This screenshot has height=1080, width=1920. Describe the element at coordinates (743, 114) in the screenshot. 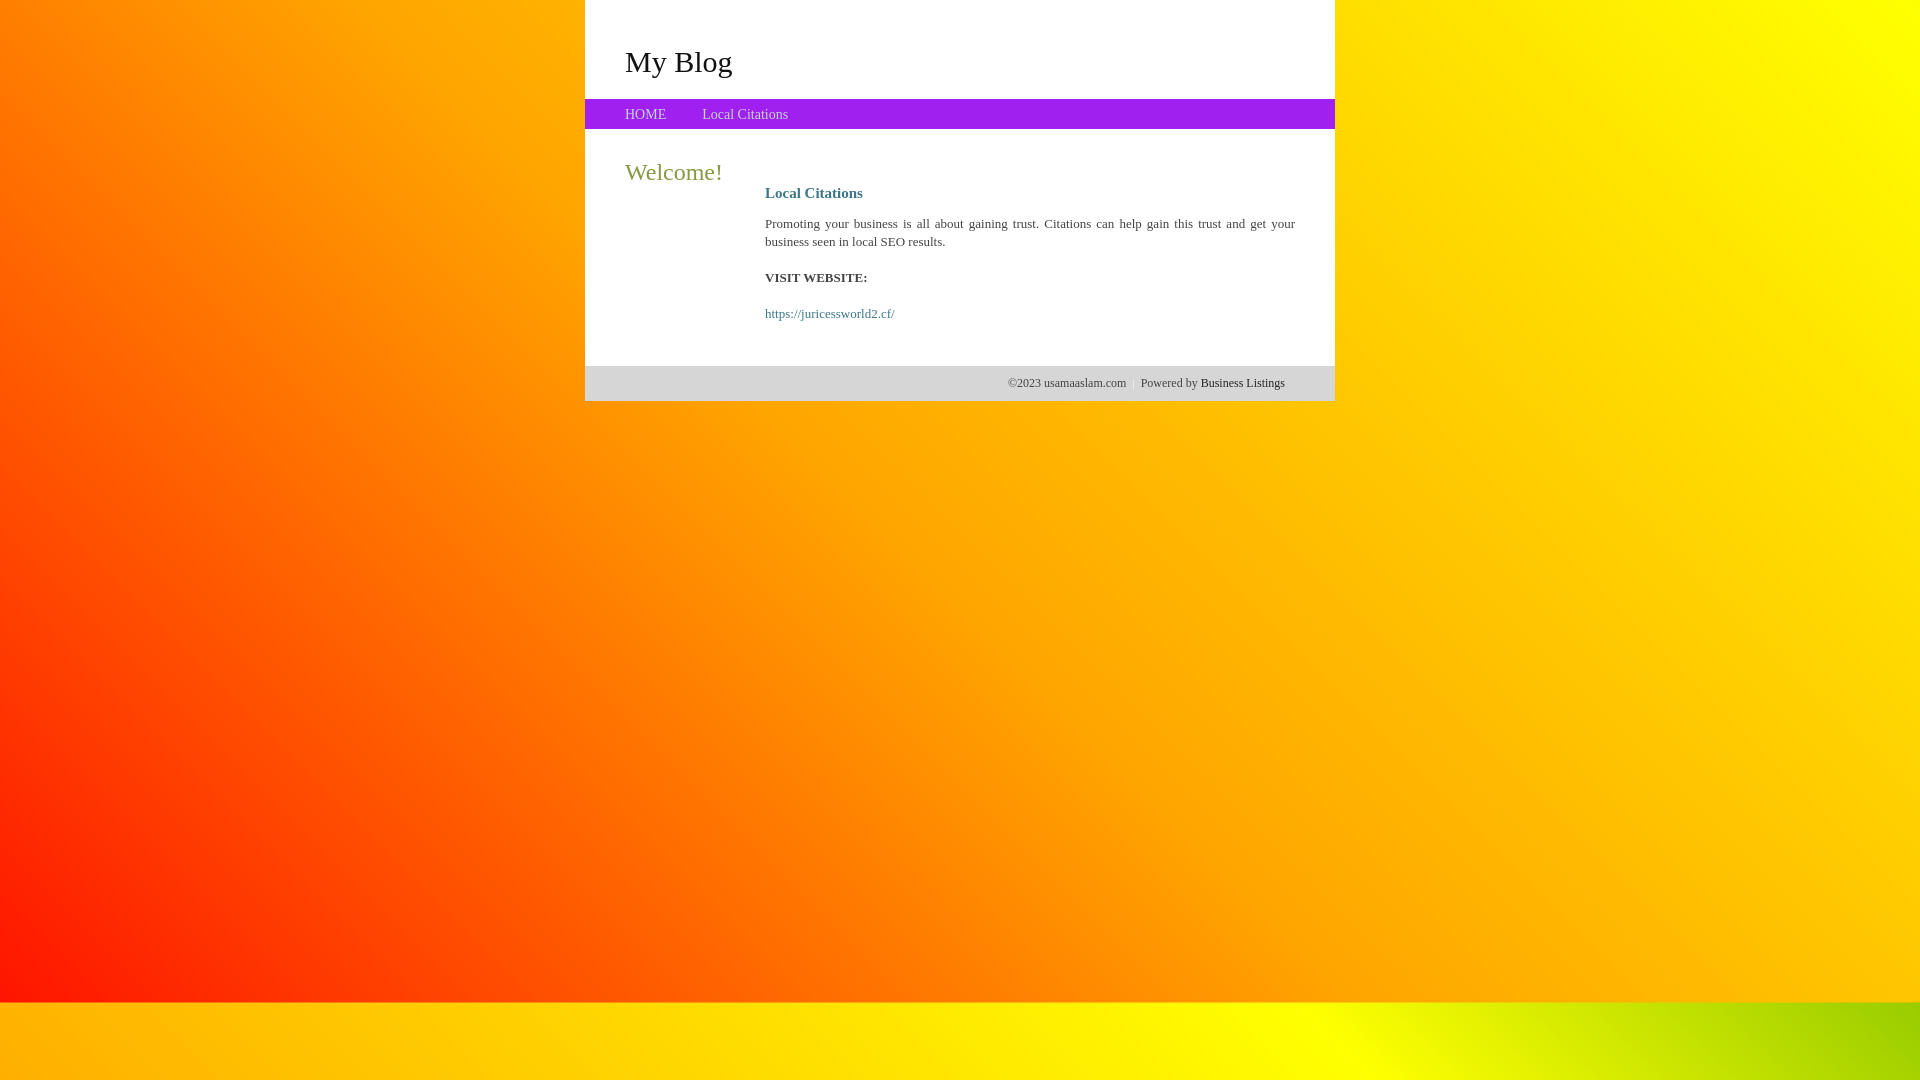

I see `'Local Citations'` at that location.